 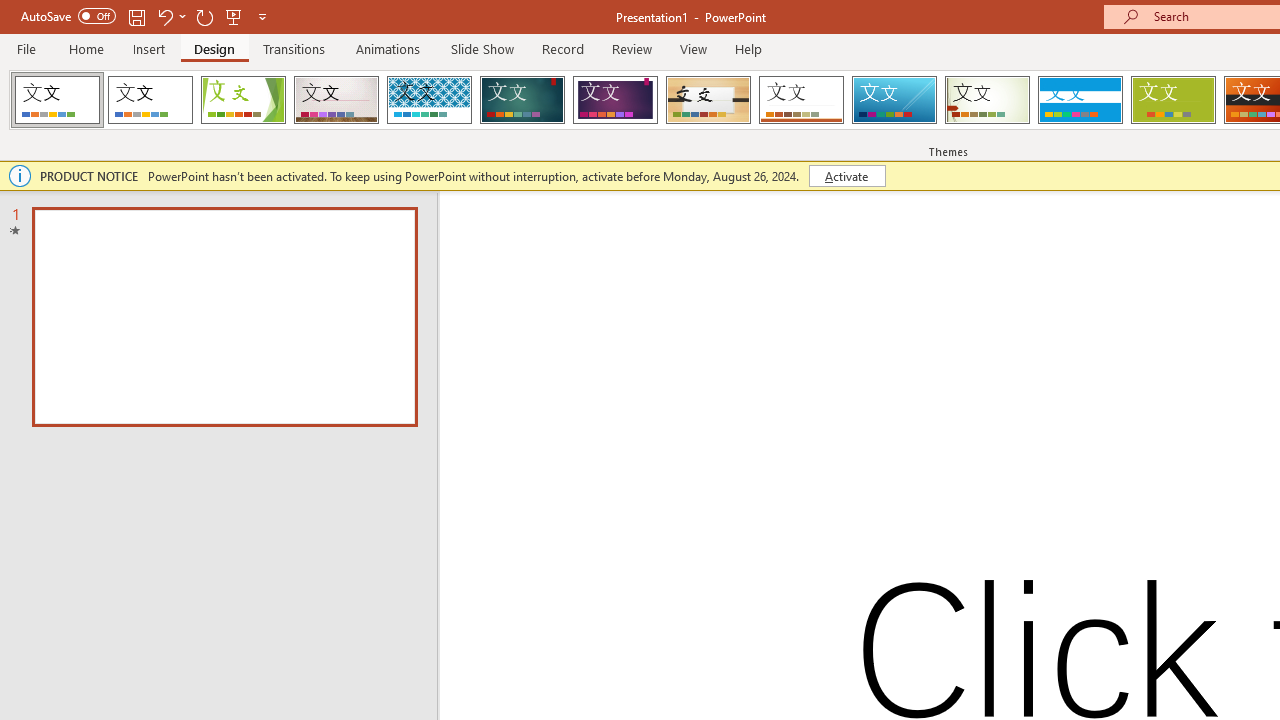 What do you see at coordinates (708, 100) in the screenshot?
I see `'Organic'` at bounding box center [708, 100].